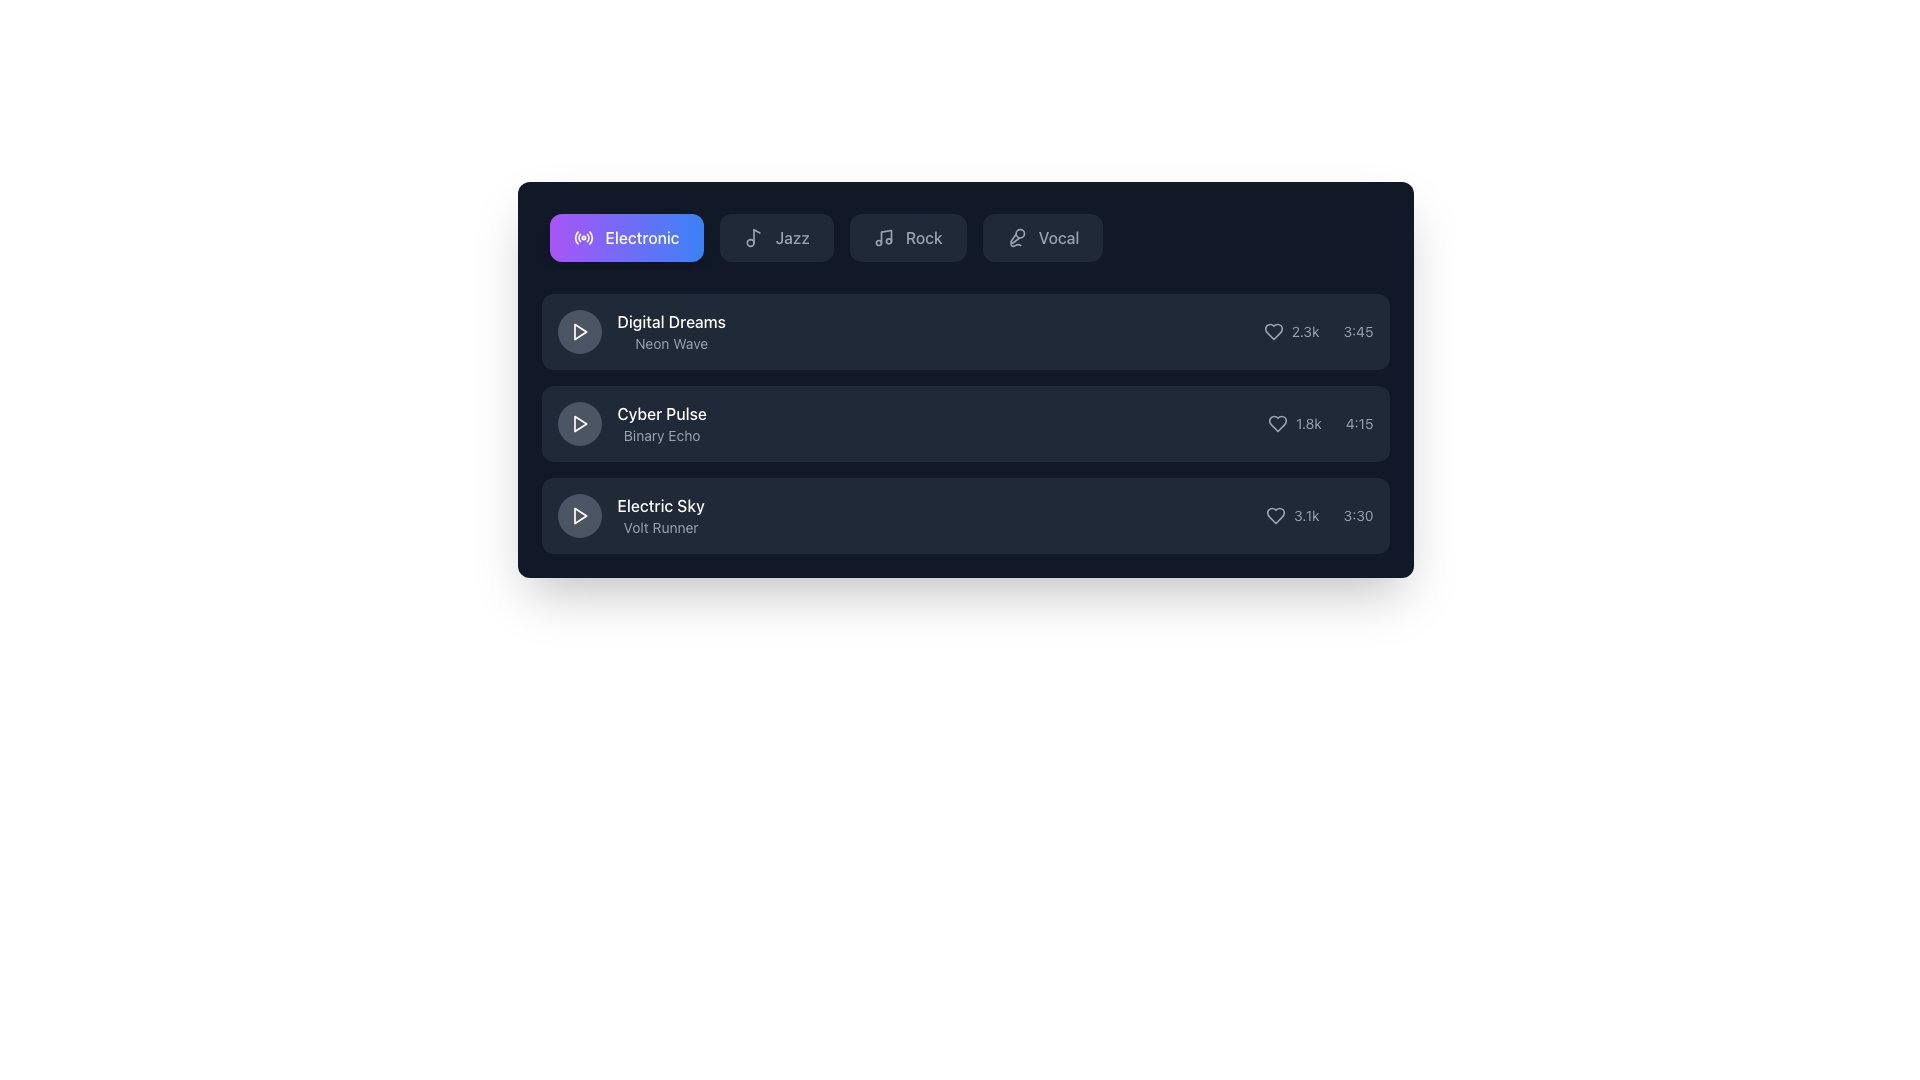  Describe the element at coordinates (1294, 423) in the screenshot. I see `the numeric display showing '1.8k' with a hollow heart icon, located on the second row of the song list to the right of 'Cyber Pulse'` at that location.